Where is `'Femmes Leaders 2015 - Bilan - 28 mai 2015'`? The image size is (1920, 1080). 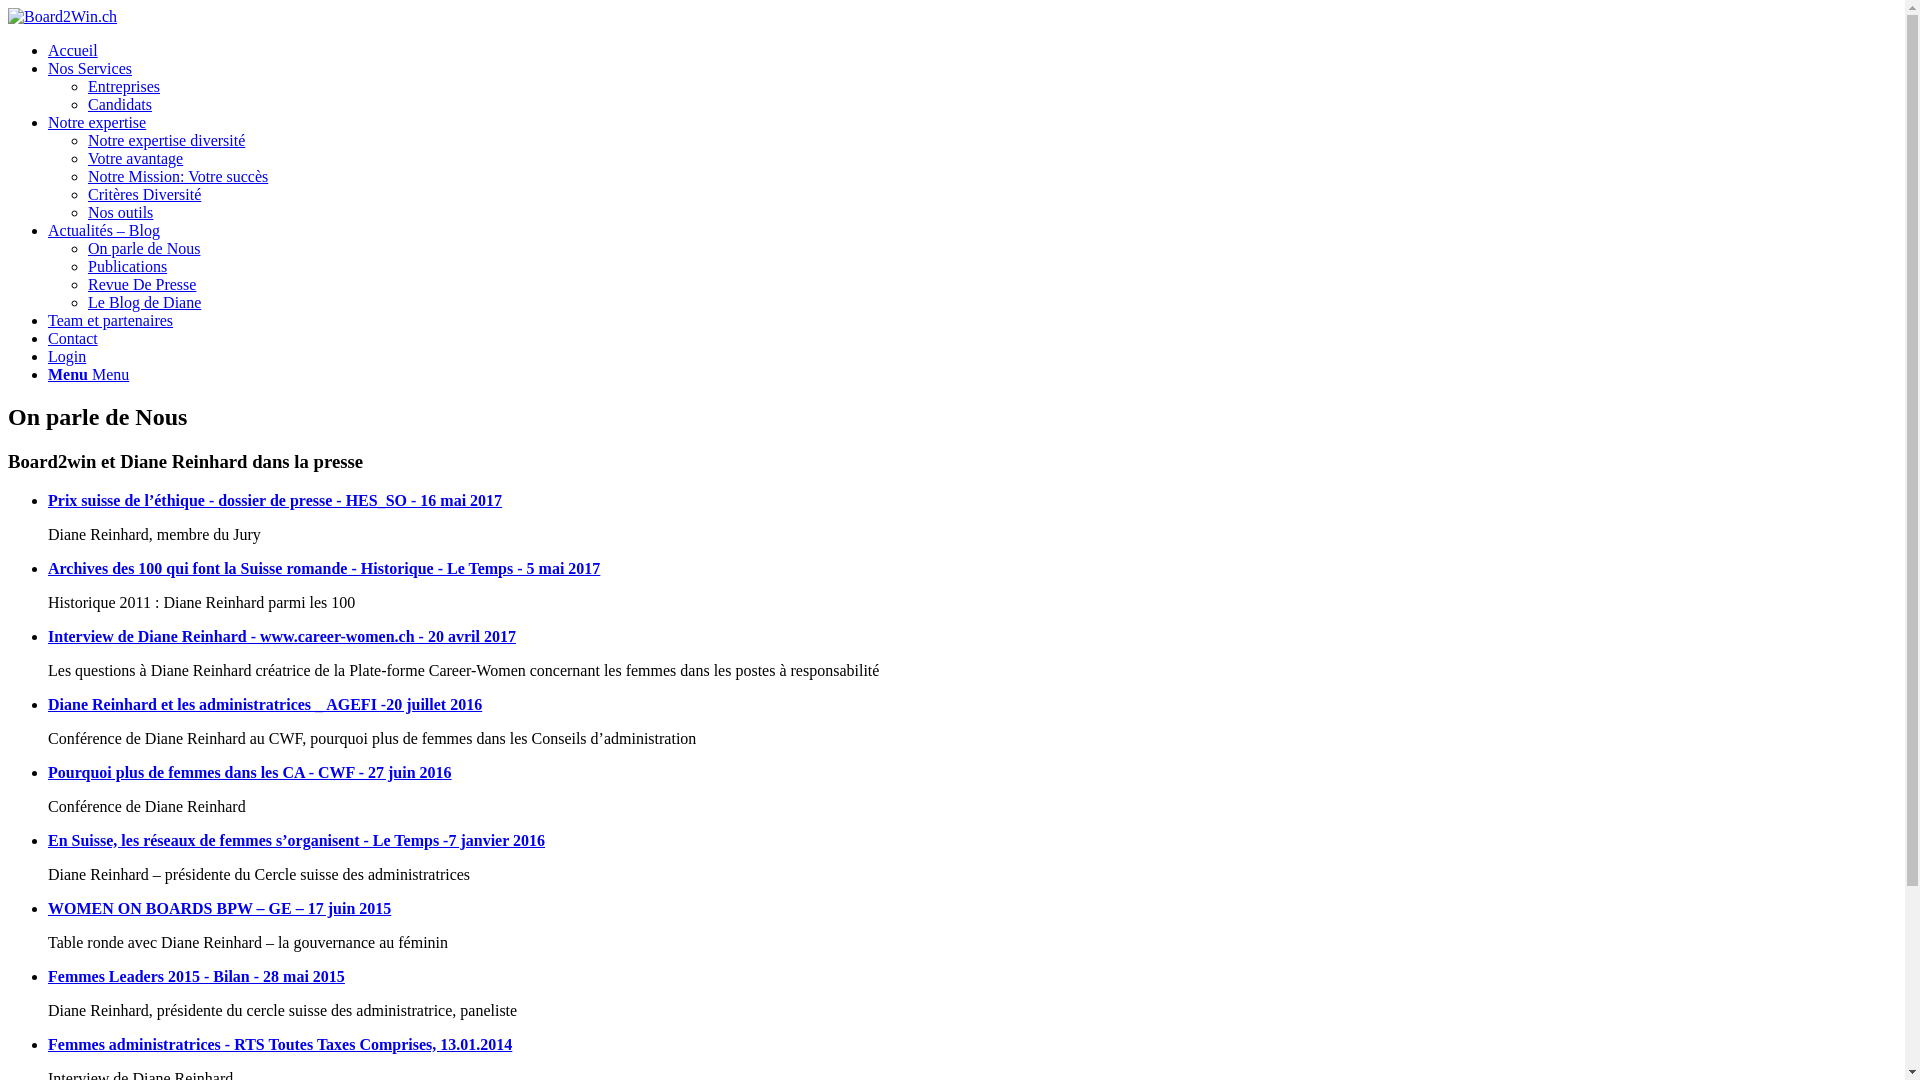 'Femmes Leaders 2015 - Bilan - 28 mai 2015' is located at coordinates (196, 975).